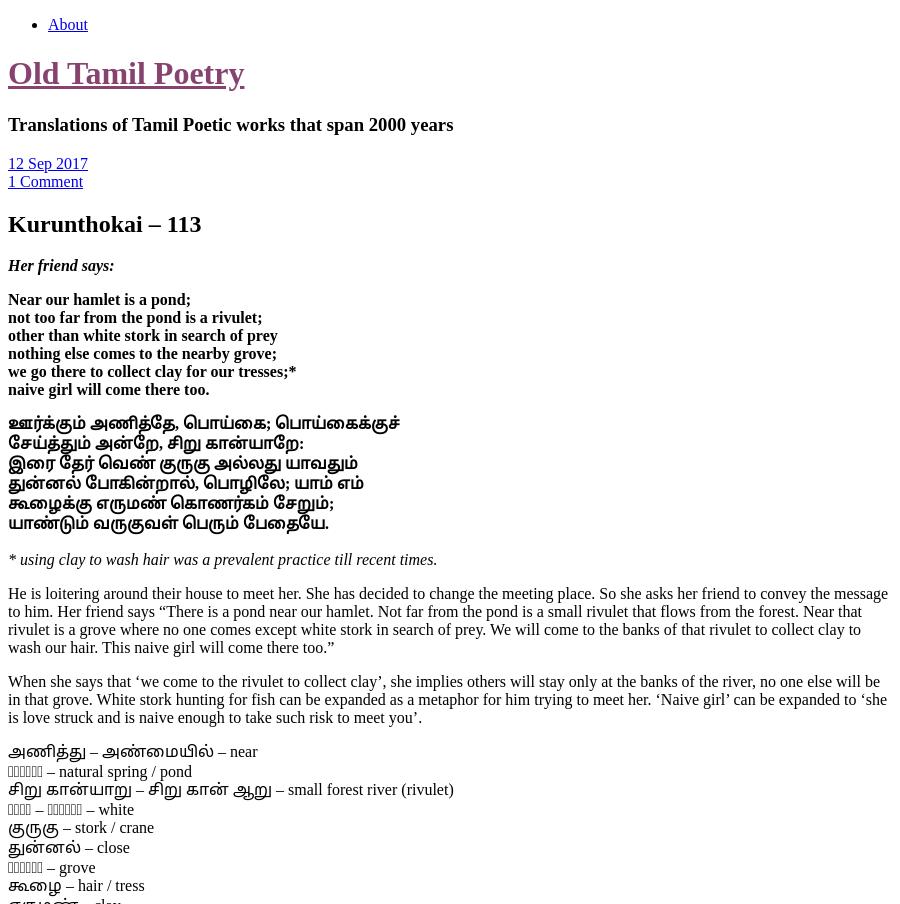 This screenshot has height=904, width=900. I want to click on 'Sep 2017', so click(54, 161).